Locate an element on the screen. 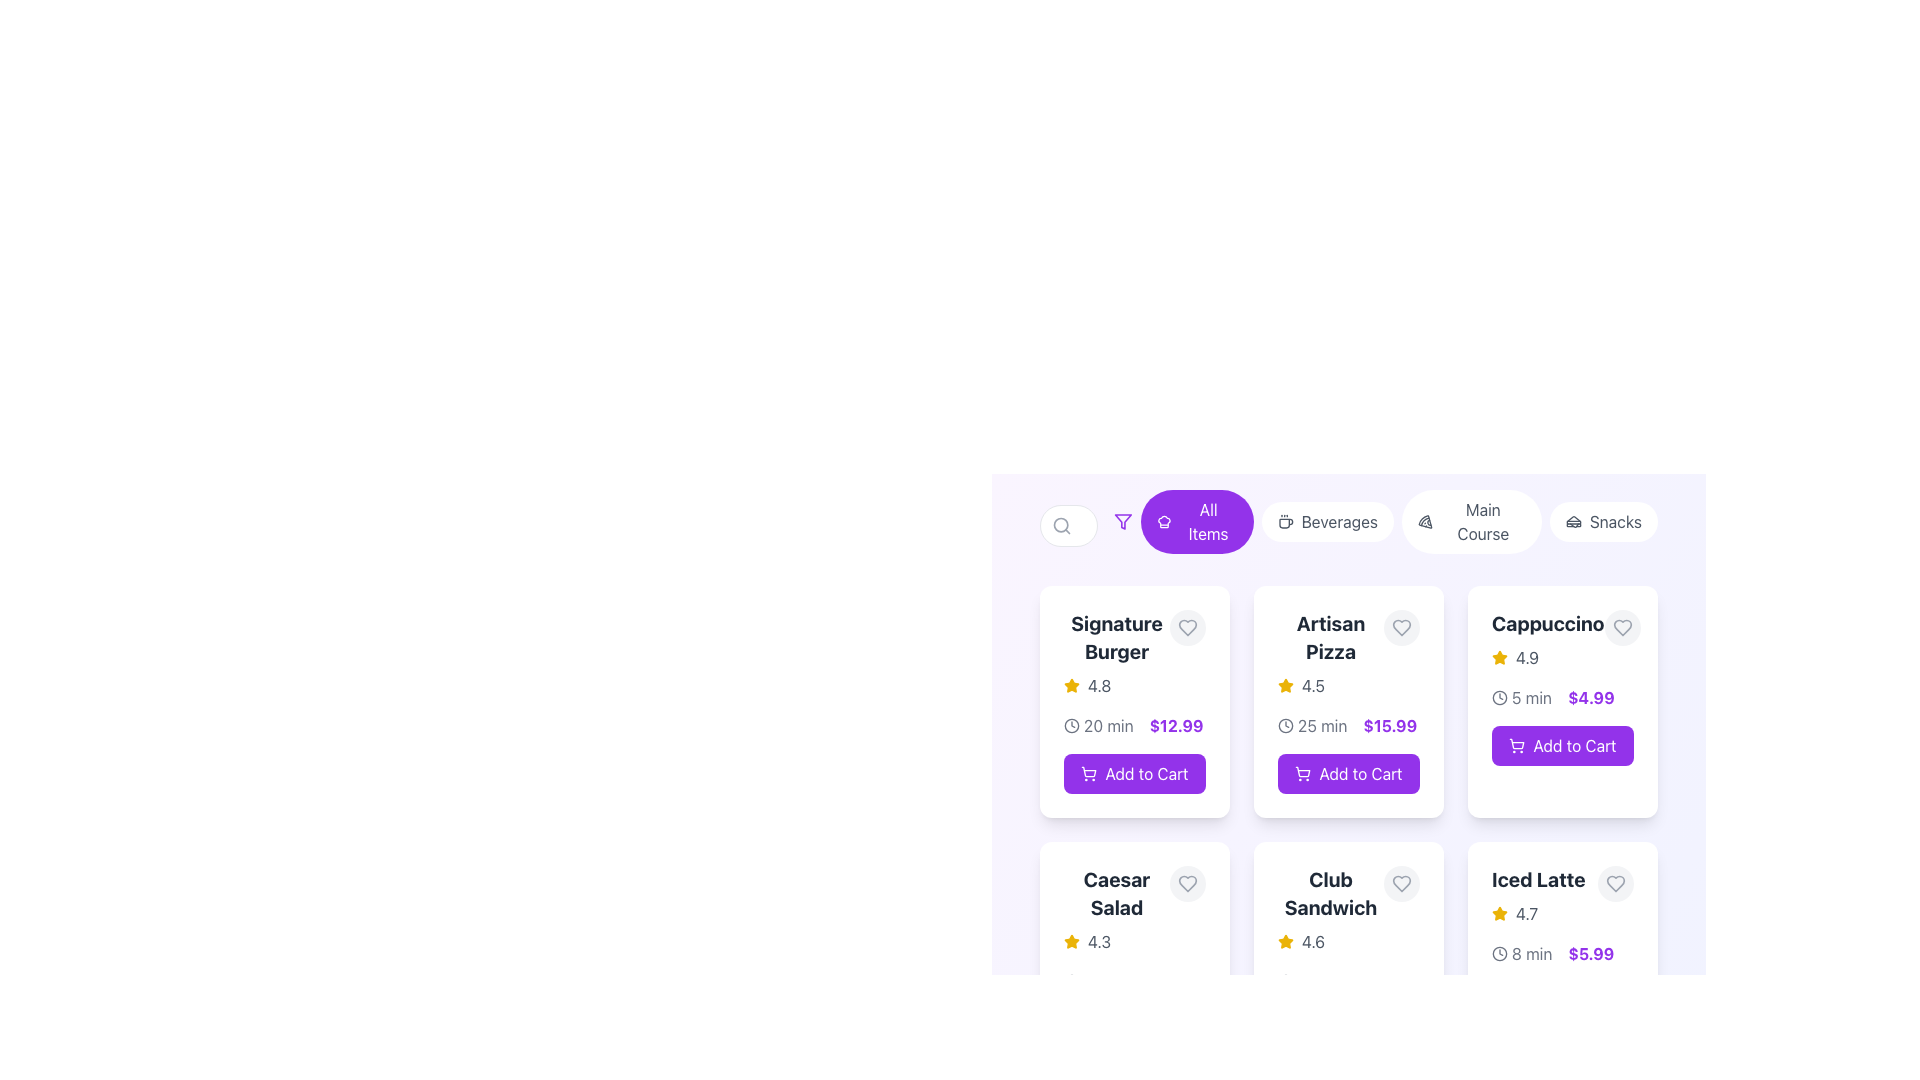 The height and width of the screenshot is (1080, 1920). the text display component showing '8 min' and '$5.99' on the 'Iced Latte' card located in the bottom-right corner of the product cards is located at coordinates (1562, 952).